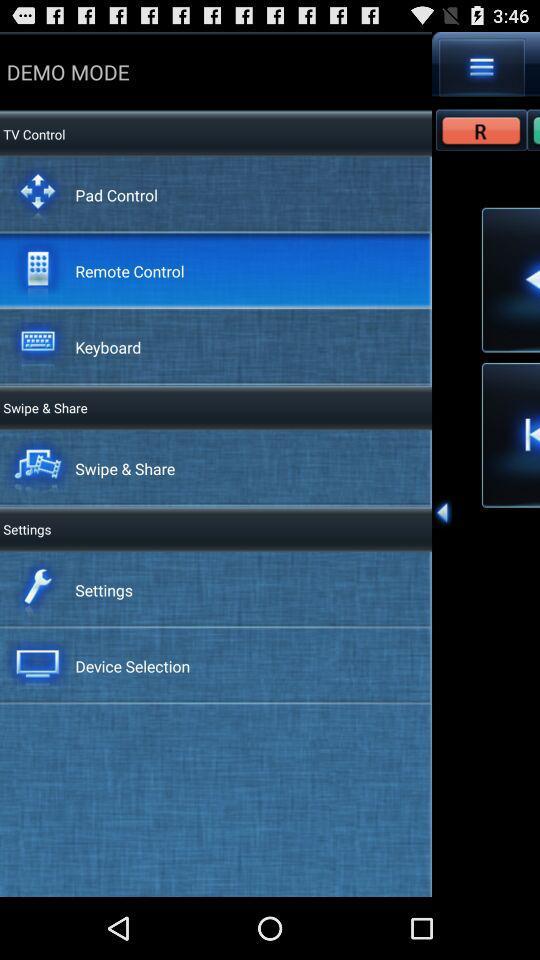 The height and width of the screenshot is (960, 540). I want to click on the icon below demo mode item, so click(31, 133).